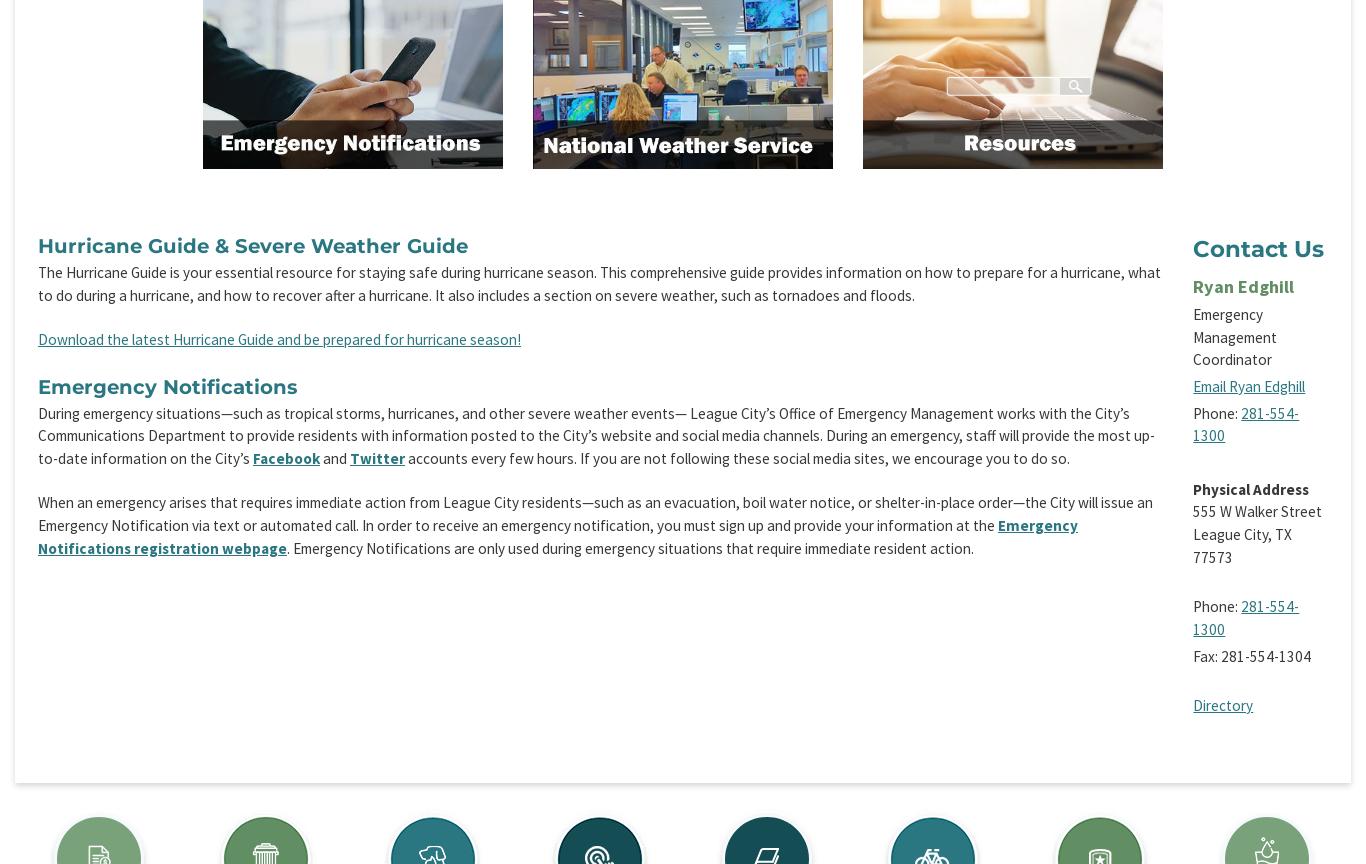 The image size is (1366, 864). I want to click on 'accounts every few hours. If you are not following these social media sites, we encourage you to do so.', so click(738, 458).